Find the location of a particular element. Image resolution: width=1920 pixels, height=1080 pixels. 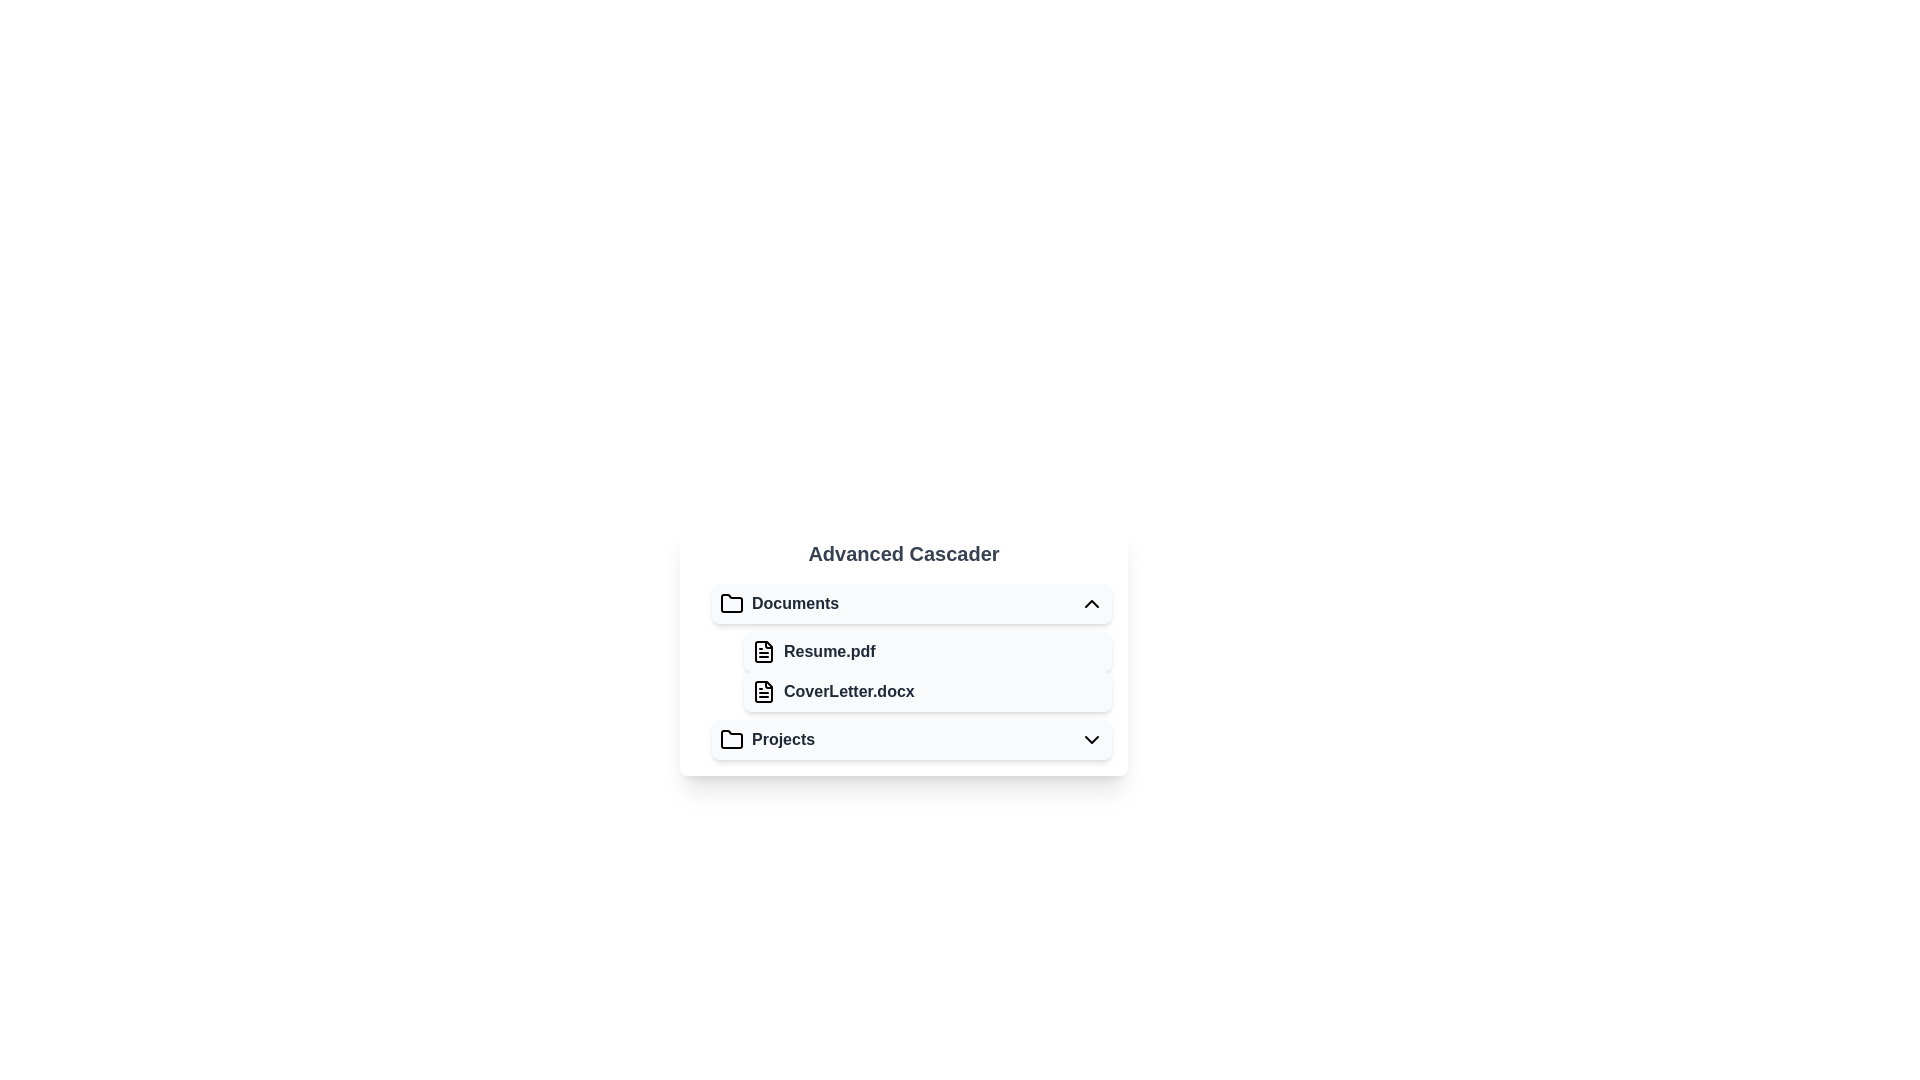

the folder icon located in the 'Projects' section is located at coordinates (730, 739).